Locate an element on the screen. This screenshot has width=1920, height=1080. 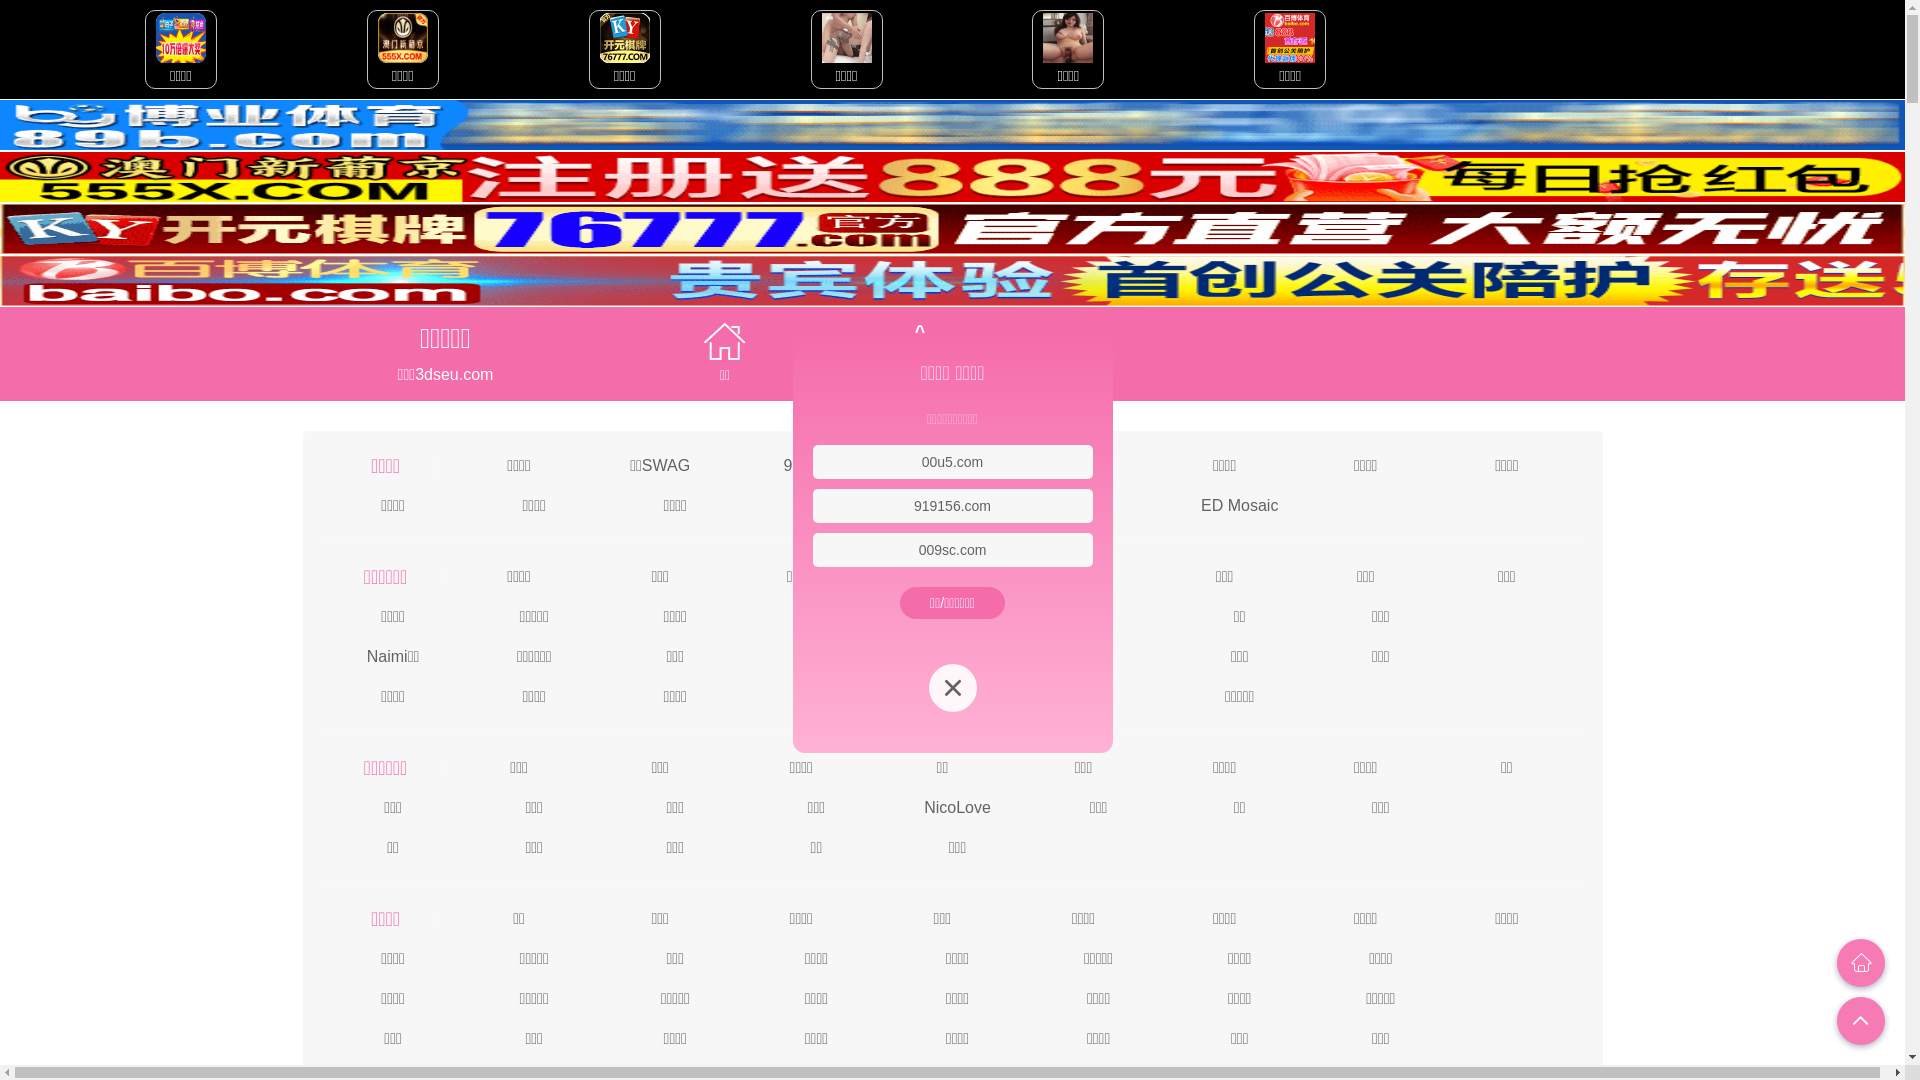
'00u5.com' is located at coordinates (951, 462).